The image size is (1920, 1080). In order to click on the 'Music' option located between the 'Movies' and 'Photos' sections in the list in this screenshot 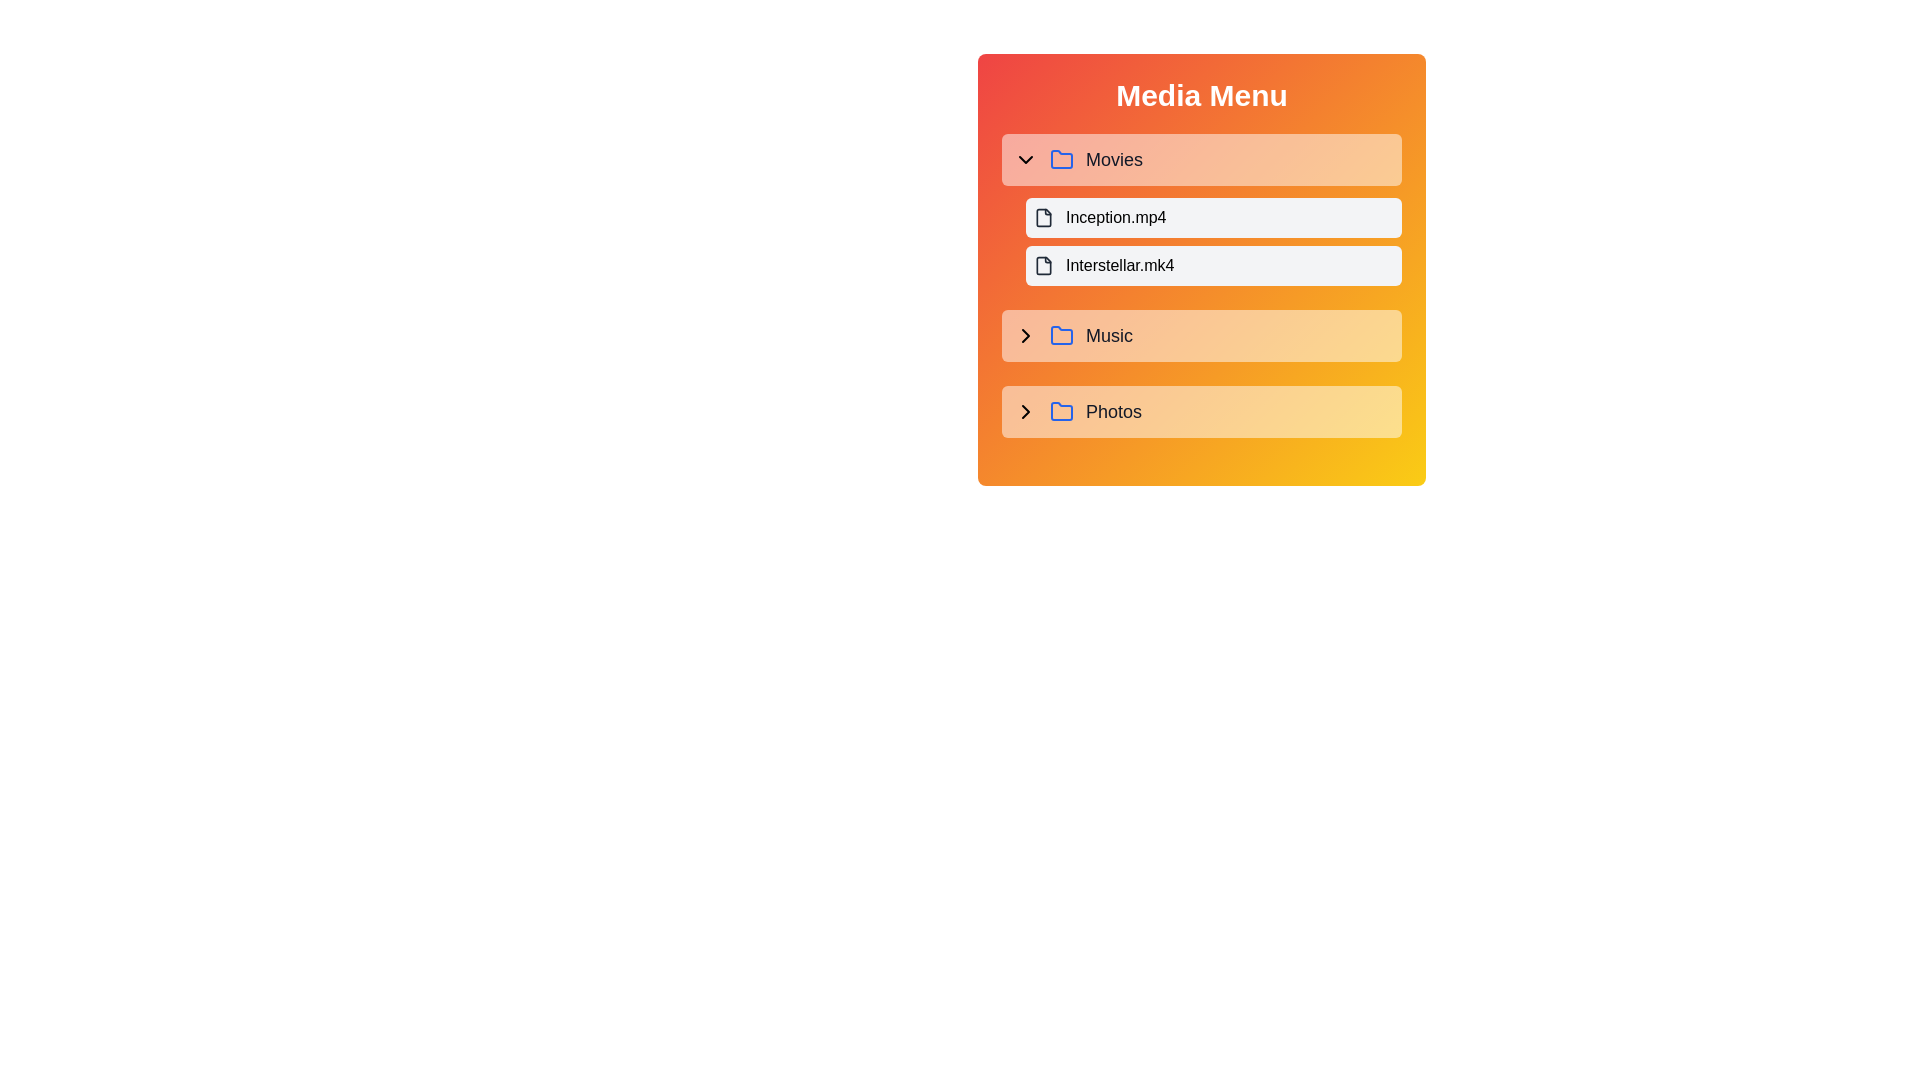, I will do `click(1072, 334)`.